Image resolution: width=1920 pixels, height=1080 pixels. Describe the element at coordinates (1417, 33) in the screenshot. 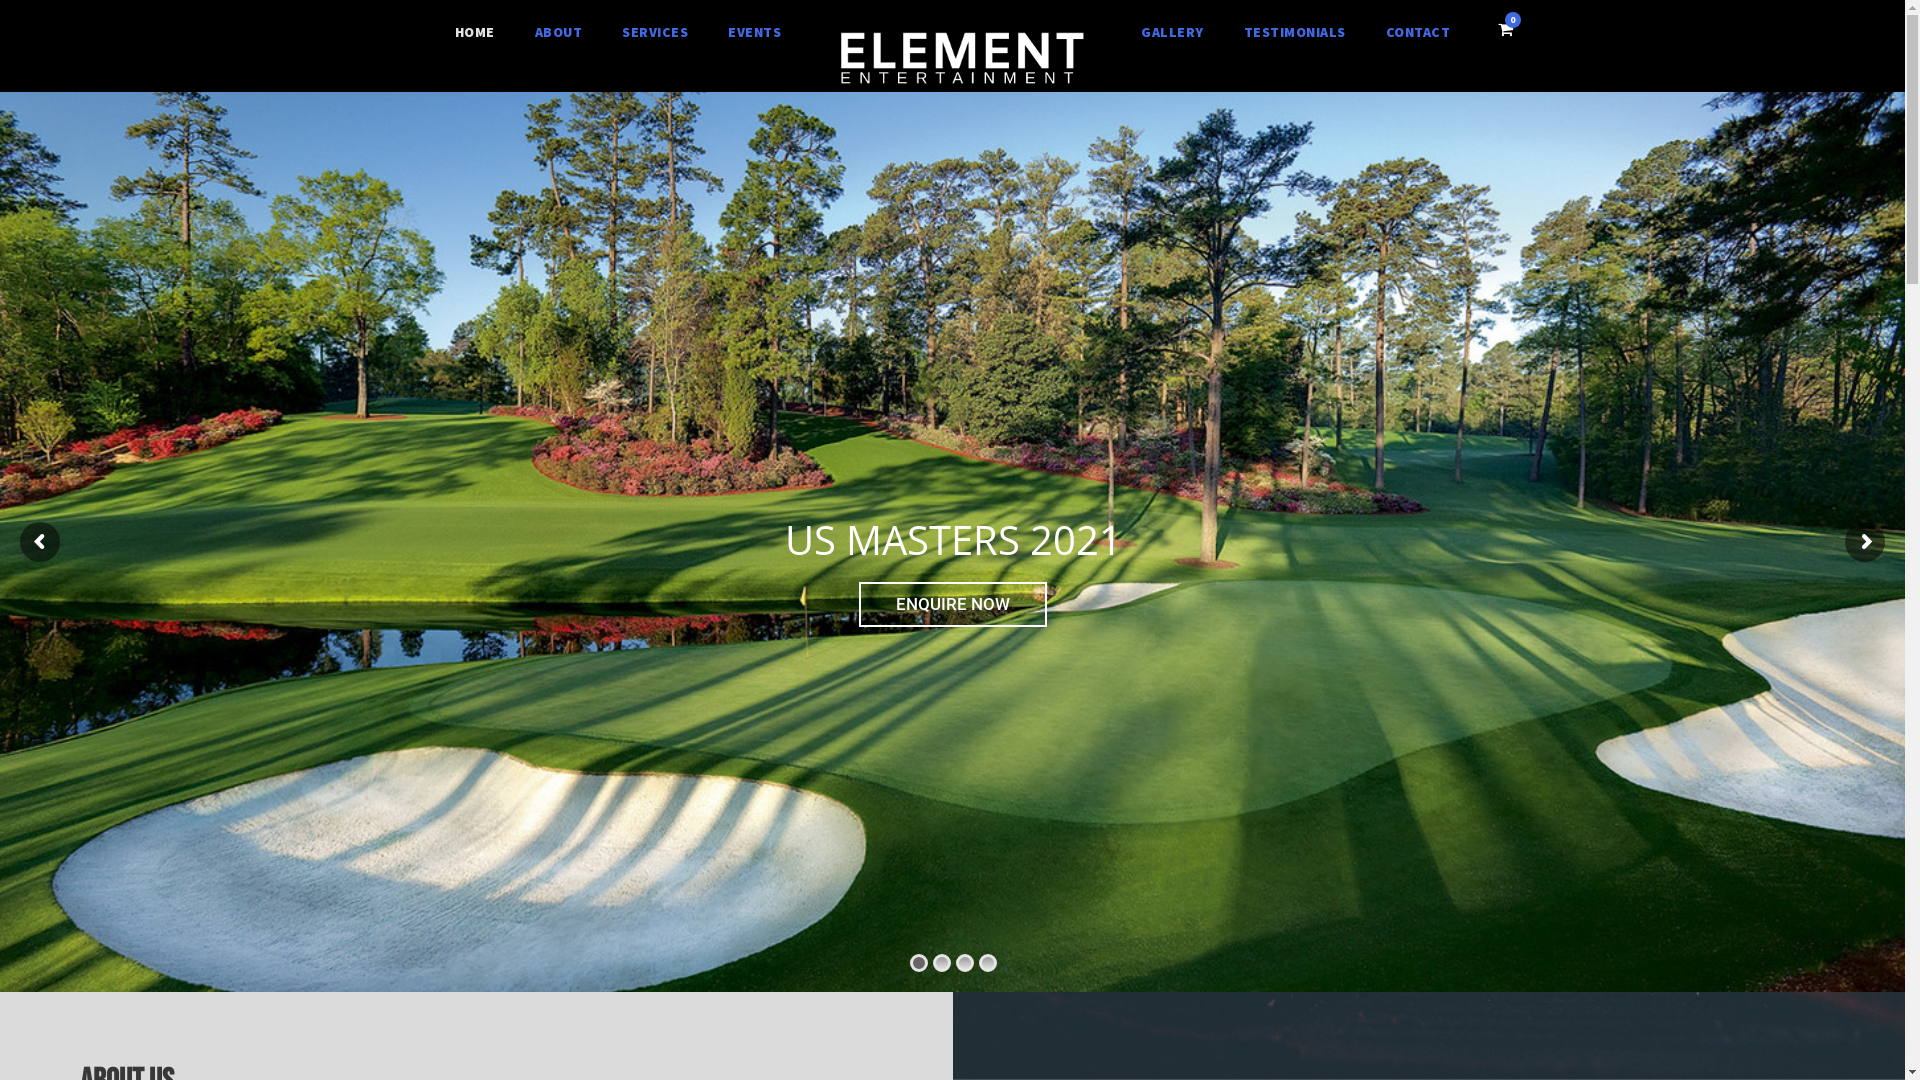

I see `'CONTACT'` at that location.